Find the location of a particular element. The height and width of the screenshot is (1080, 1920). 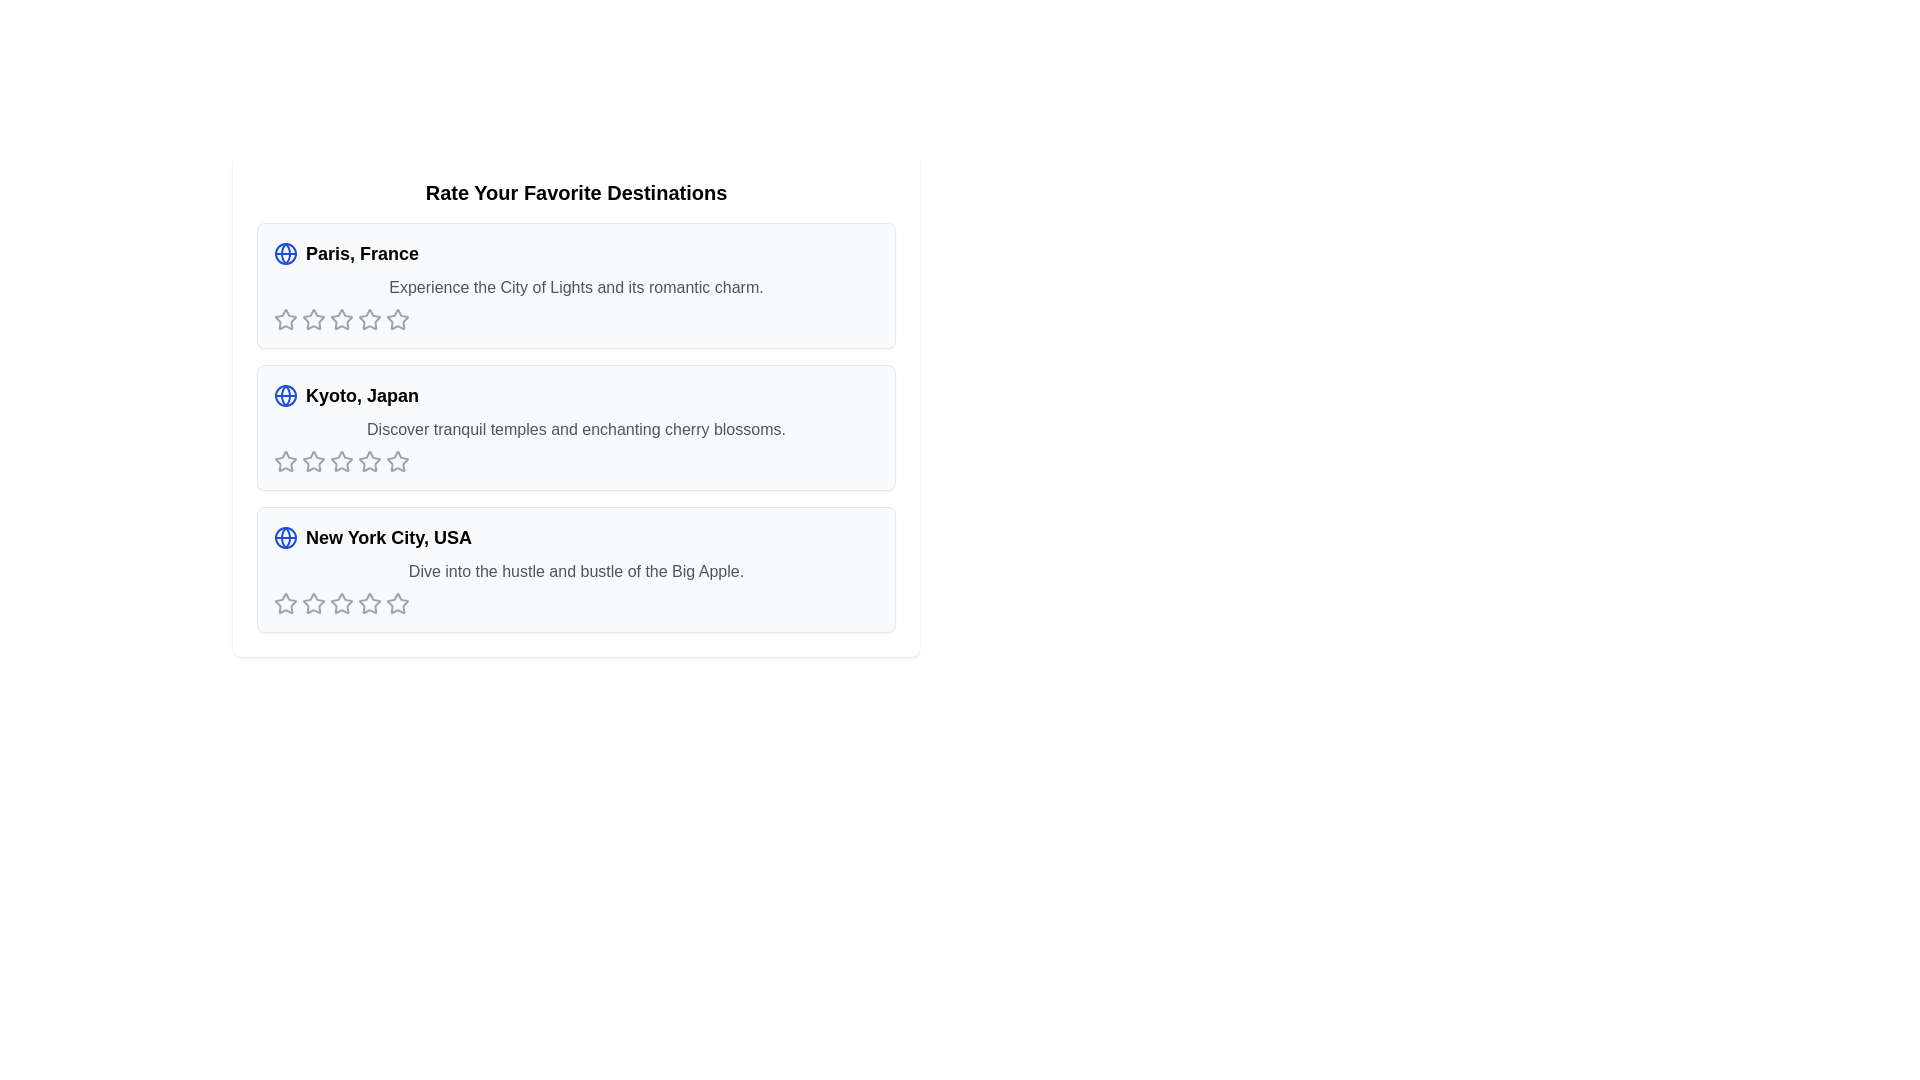

the destination name text located at the top-left corner of the list beside the blue-colored globe icon to highlight it is located at coordinates (362, 253).